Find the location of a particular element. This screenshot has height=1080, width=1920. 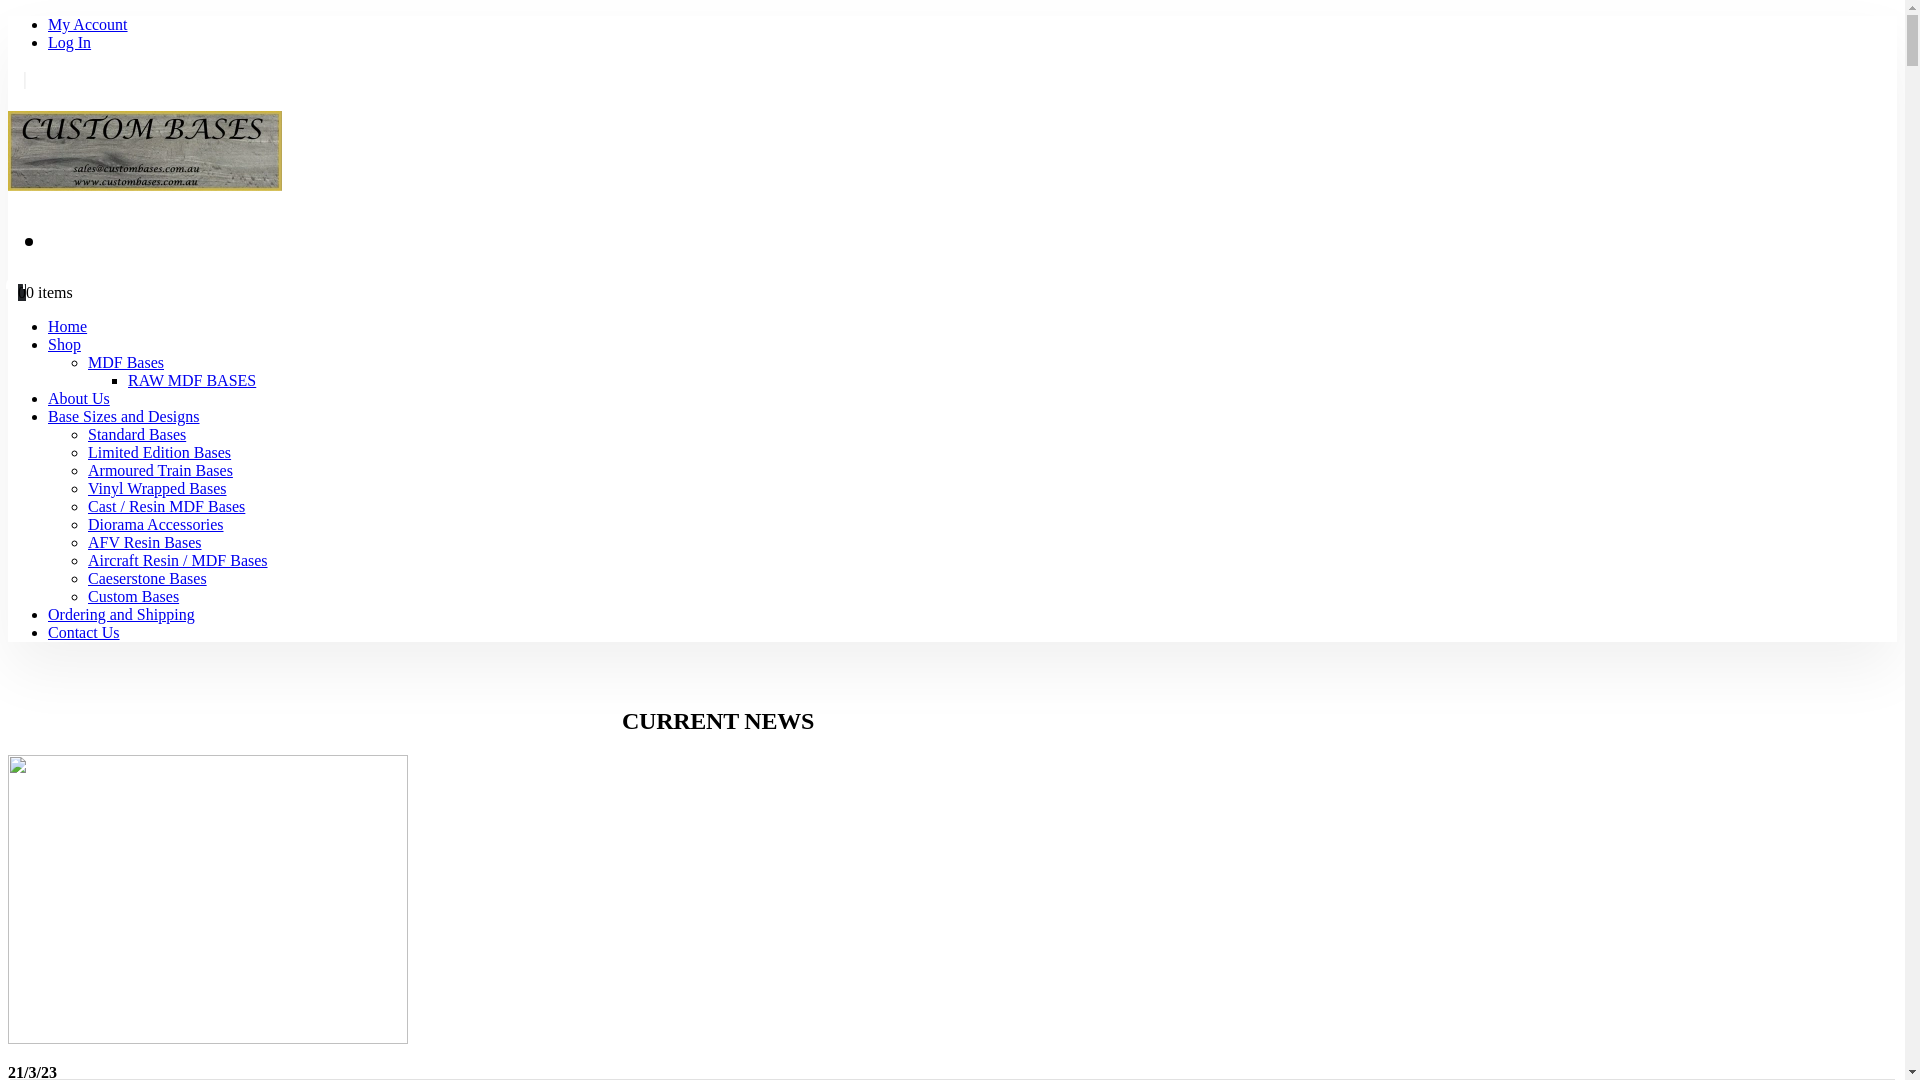

'Contact Us' is located at coordinates (82, 632).